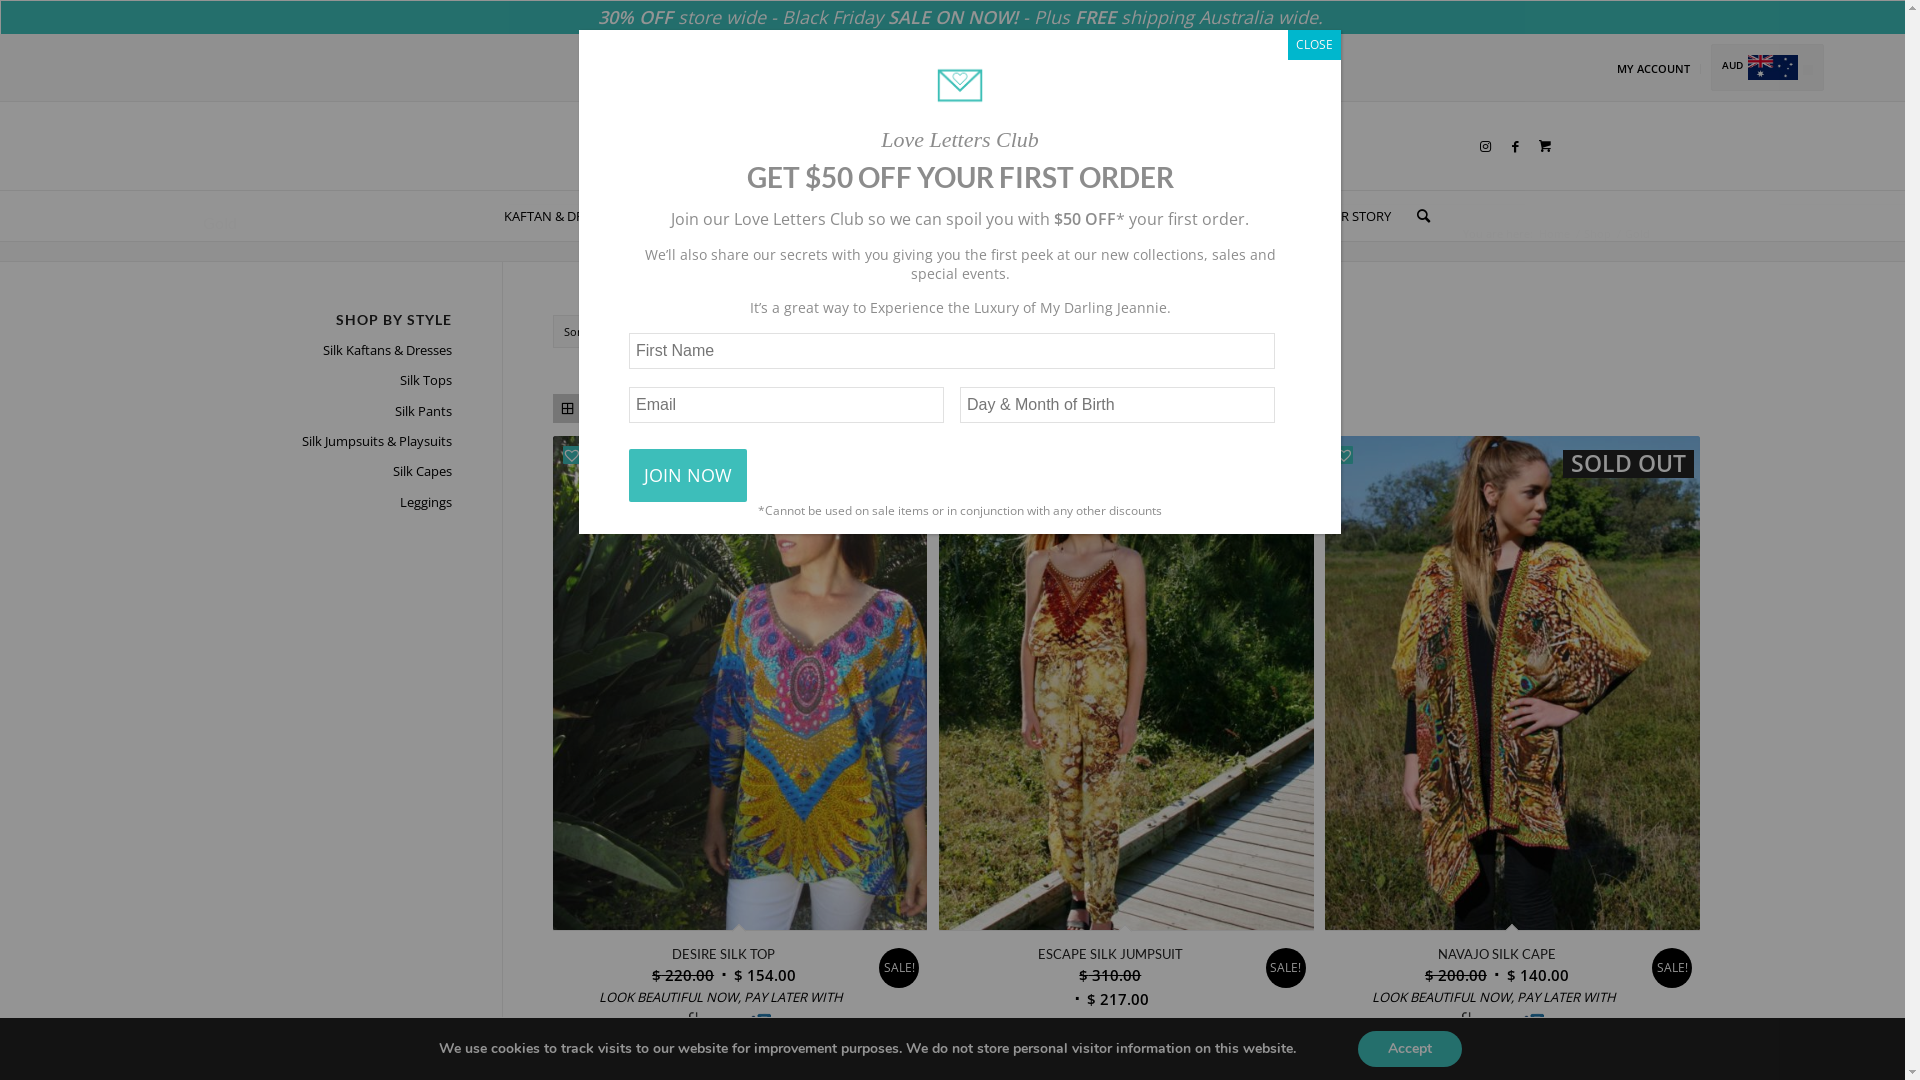 This screenshot has width=1920, height=1080. What do you see at coordinates (1512, 681) in the screenshot?
I see `'SOLD OUT'` at bounding box center [1512, 681].